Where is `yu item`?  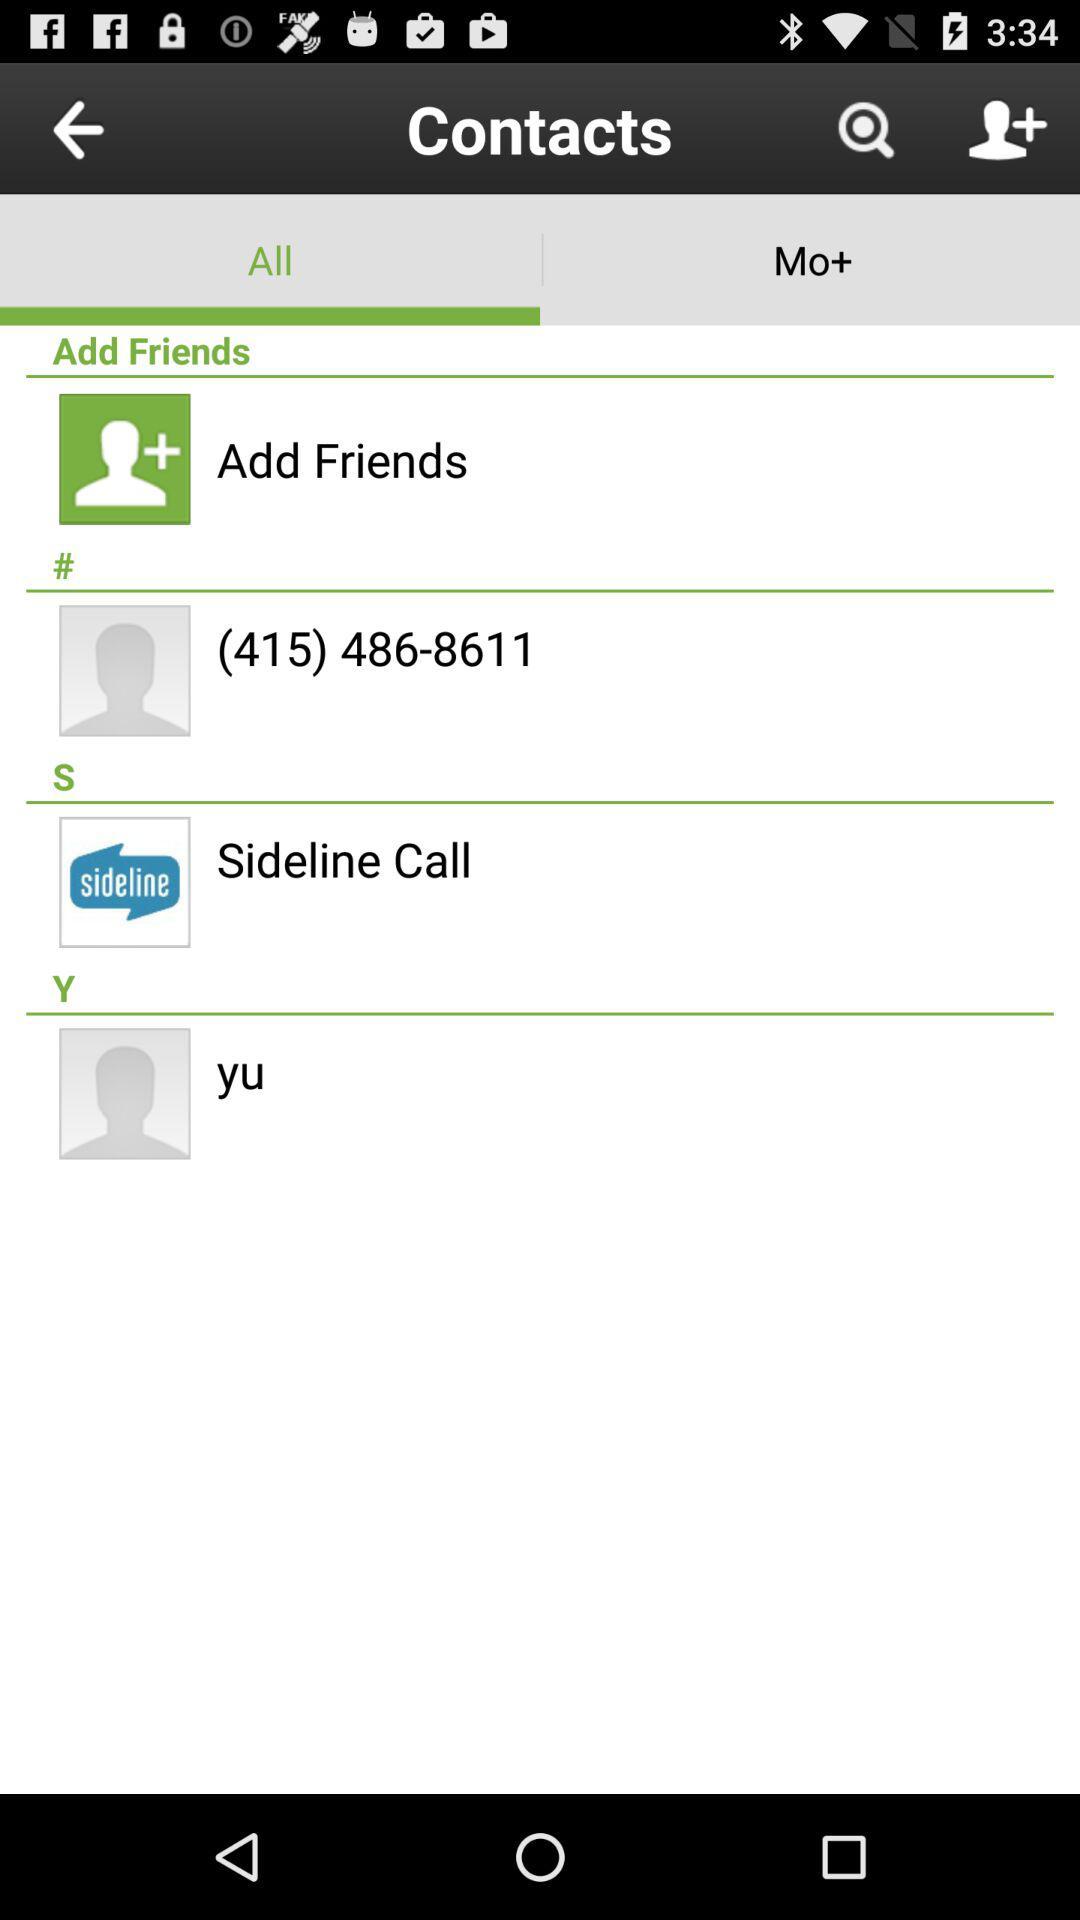
yu item is located at coordinates (240, 1069).